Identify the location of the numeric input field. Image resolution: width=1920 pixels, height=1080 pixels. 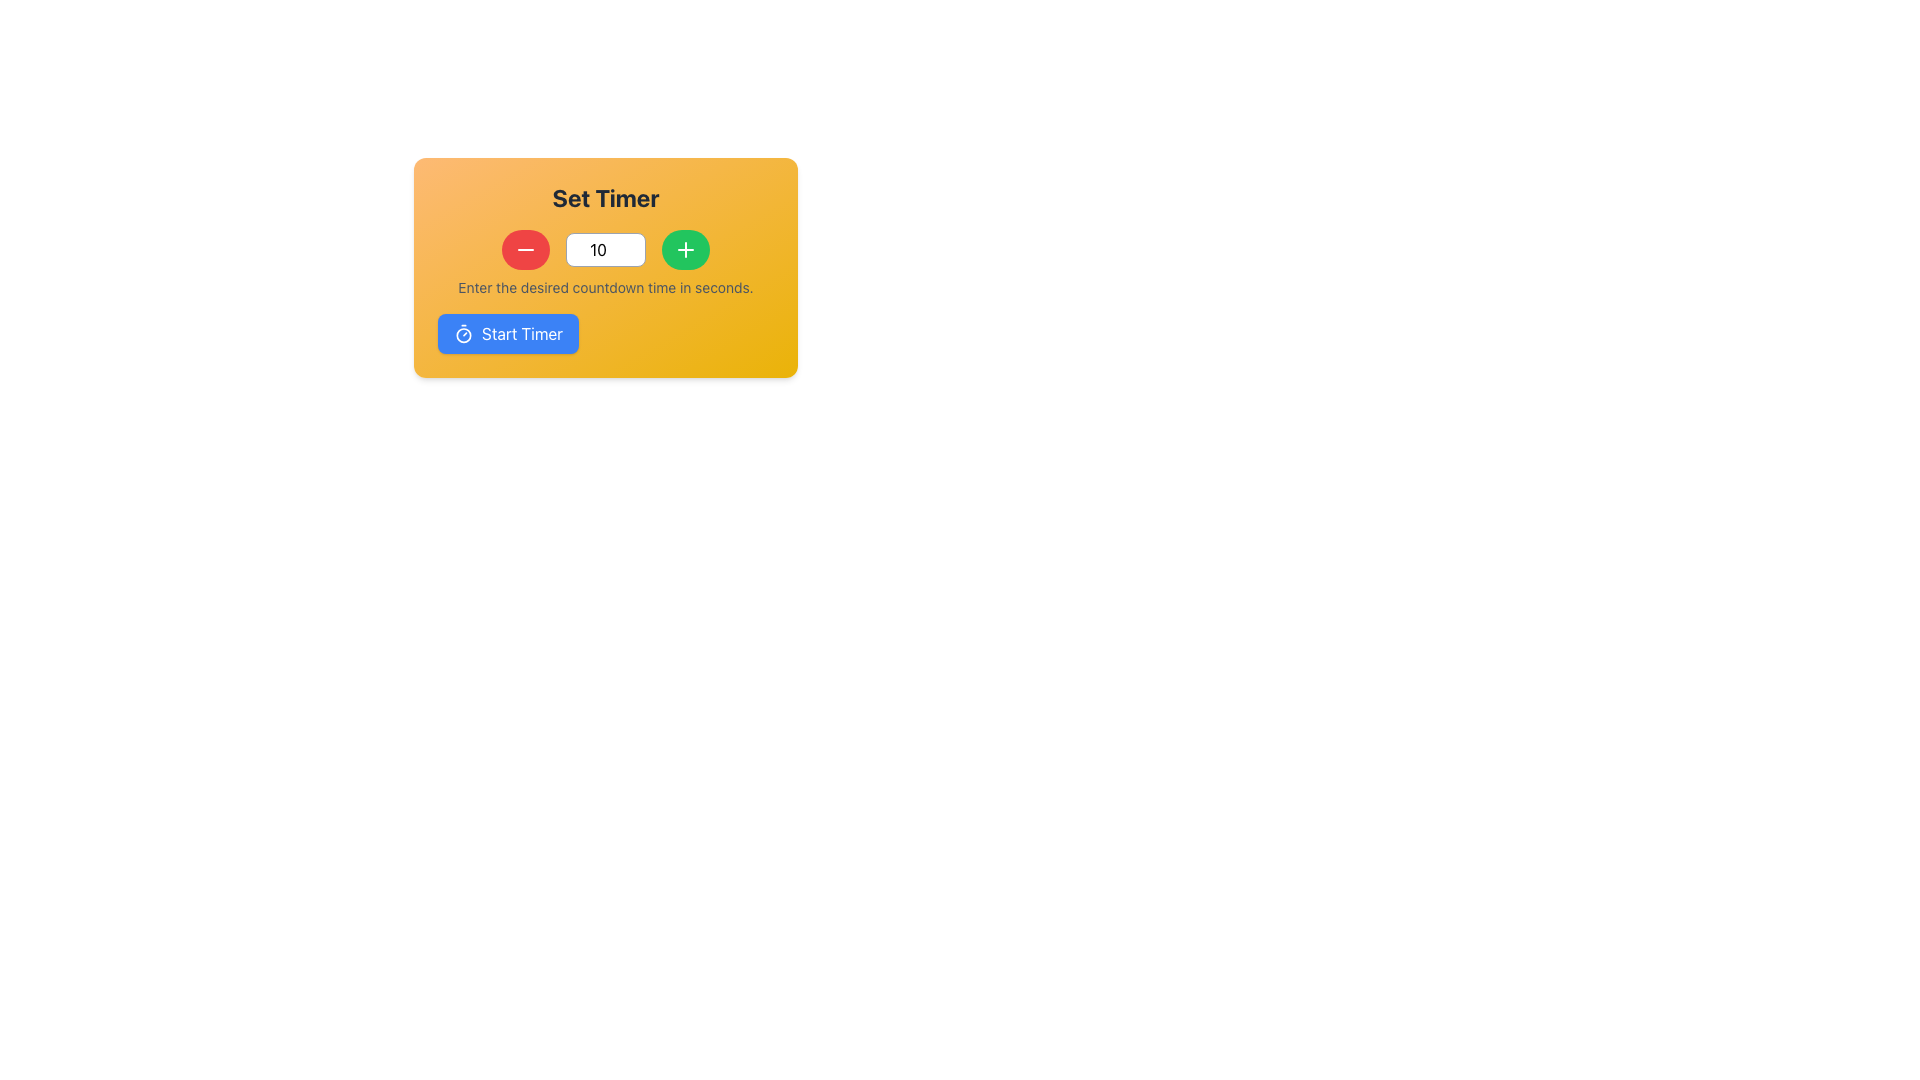
(604, 249).